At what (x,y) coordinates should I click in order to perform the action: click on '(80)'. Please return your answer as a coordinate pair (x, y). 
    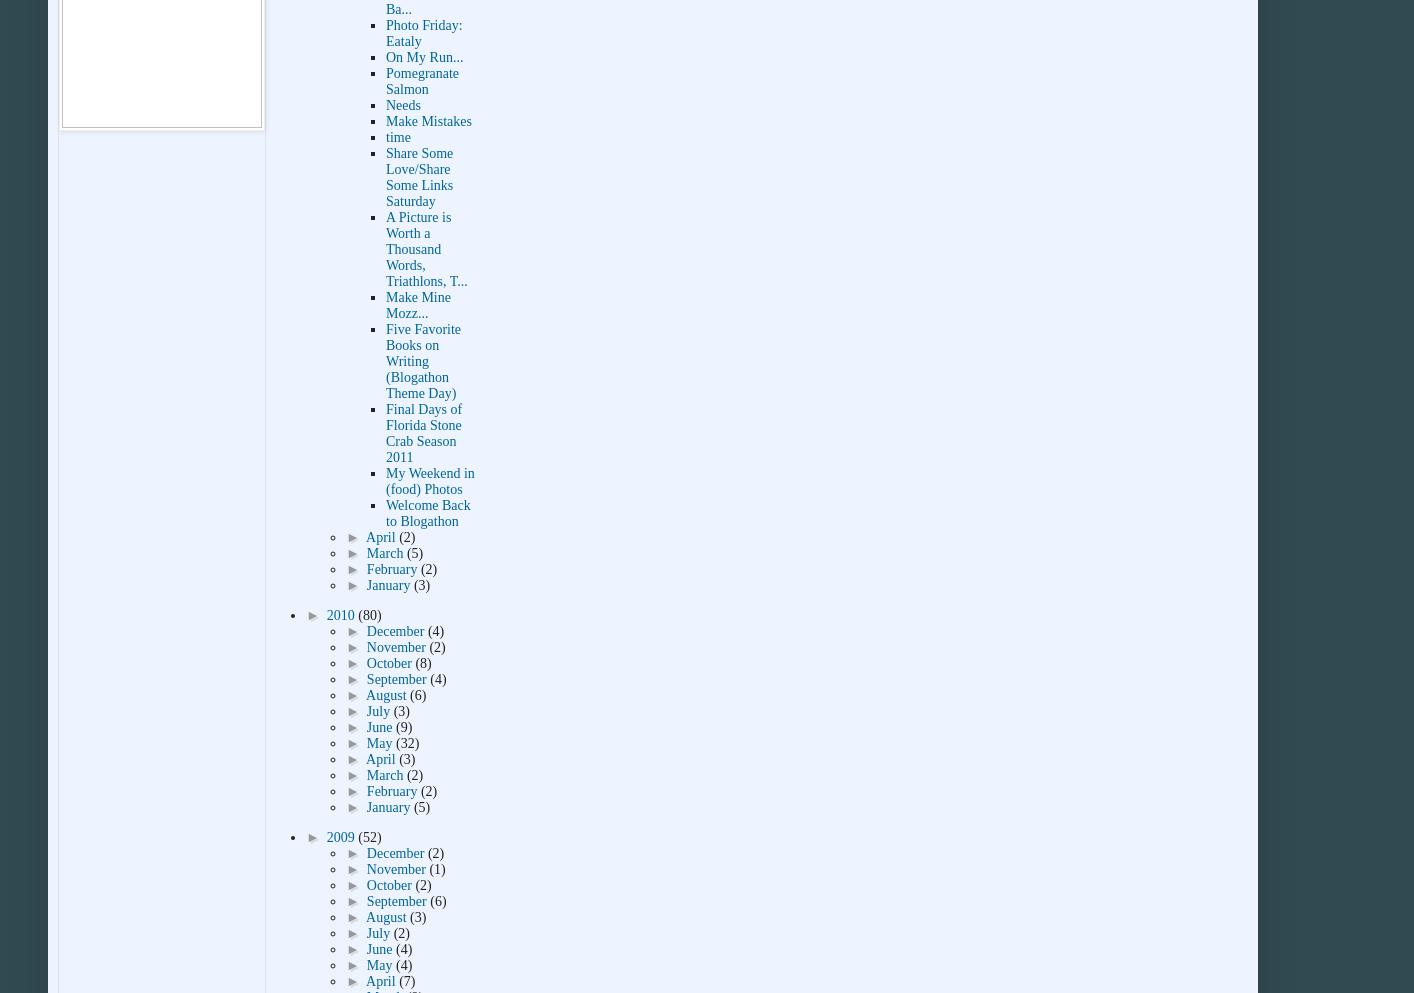
    Looking at the image, I should click on (369, 614).